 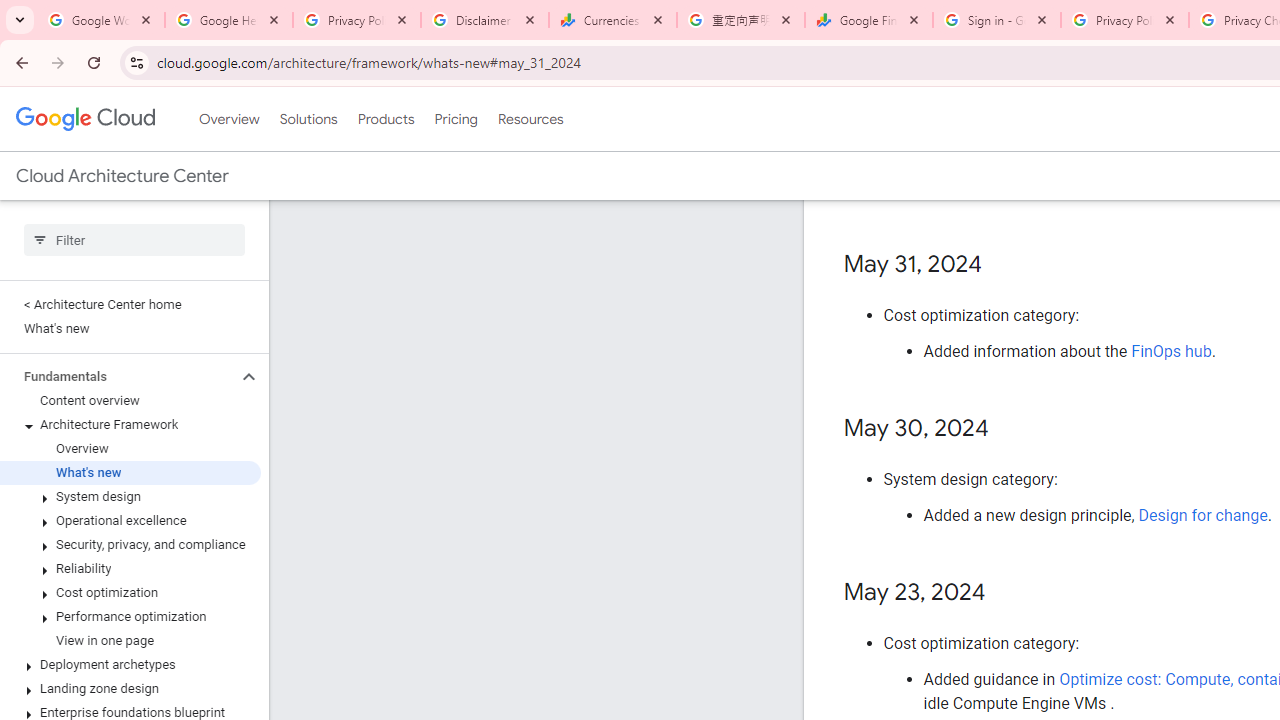 What do you see at coordinates (129, 401) in the screenshot?
I see `'Content overview'` at bounding box center [129, 401].